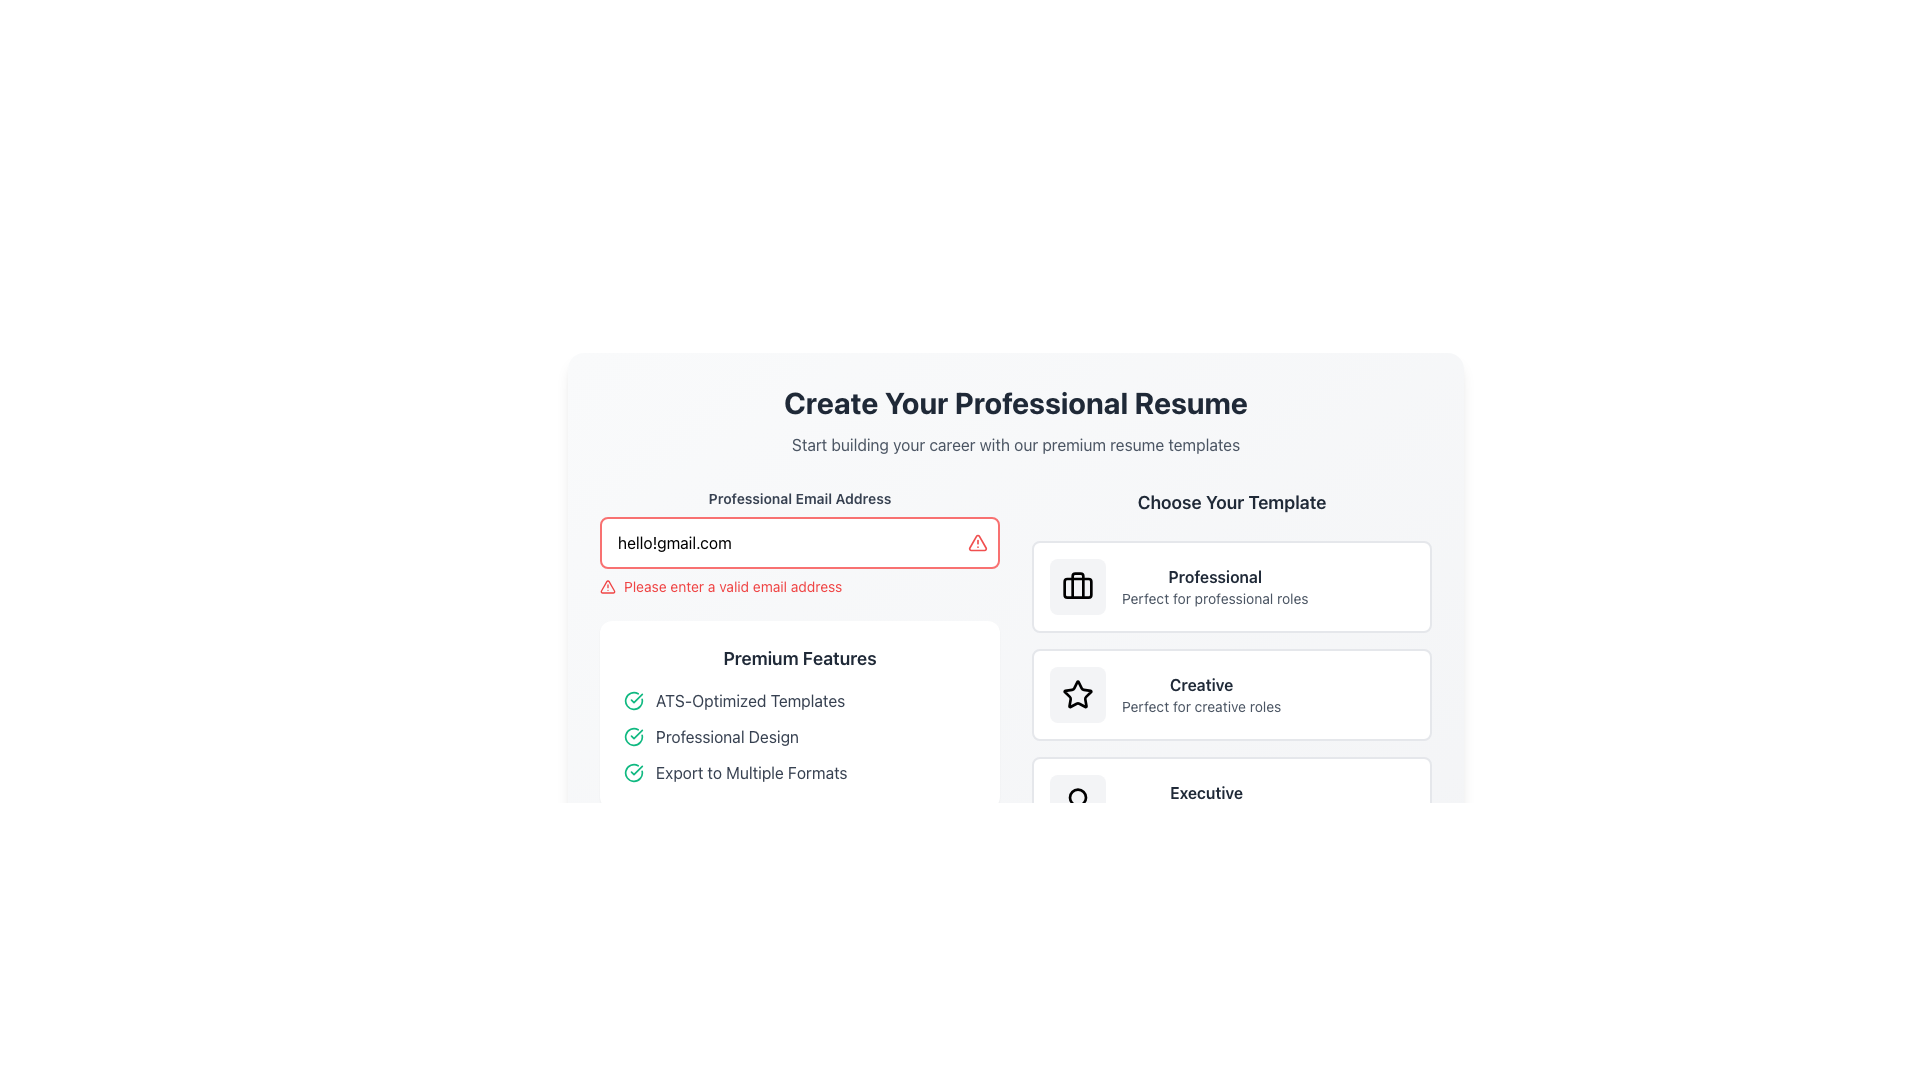  Describe the element at coordinates (1205, 801) in the screenshot. I see `selectable option labeled 'Executive' with the description 'Perfect for executive roles' located in the 'Choose Your Template' section at the bottom of the list` at that location.